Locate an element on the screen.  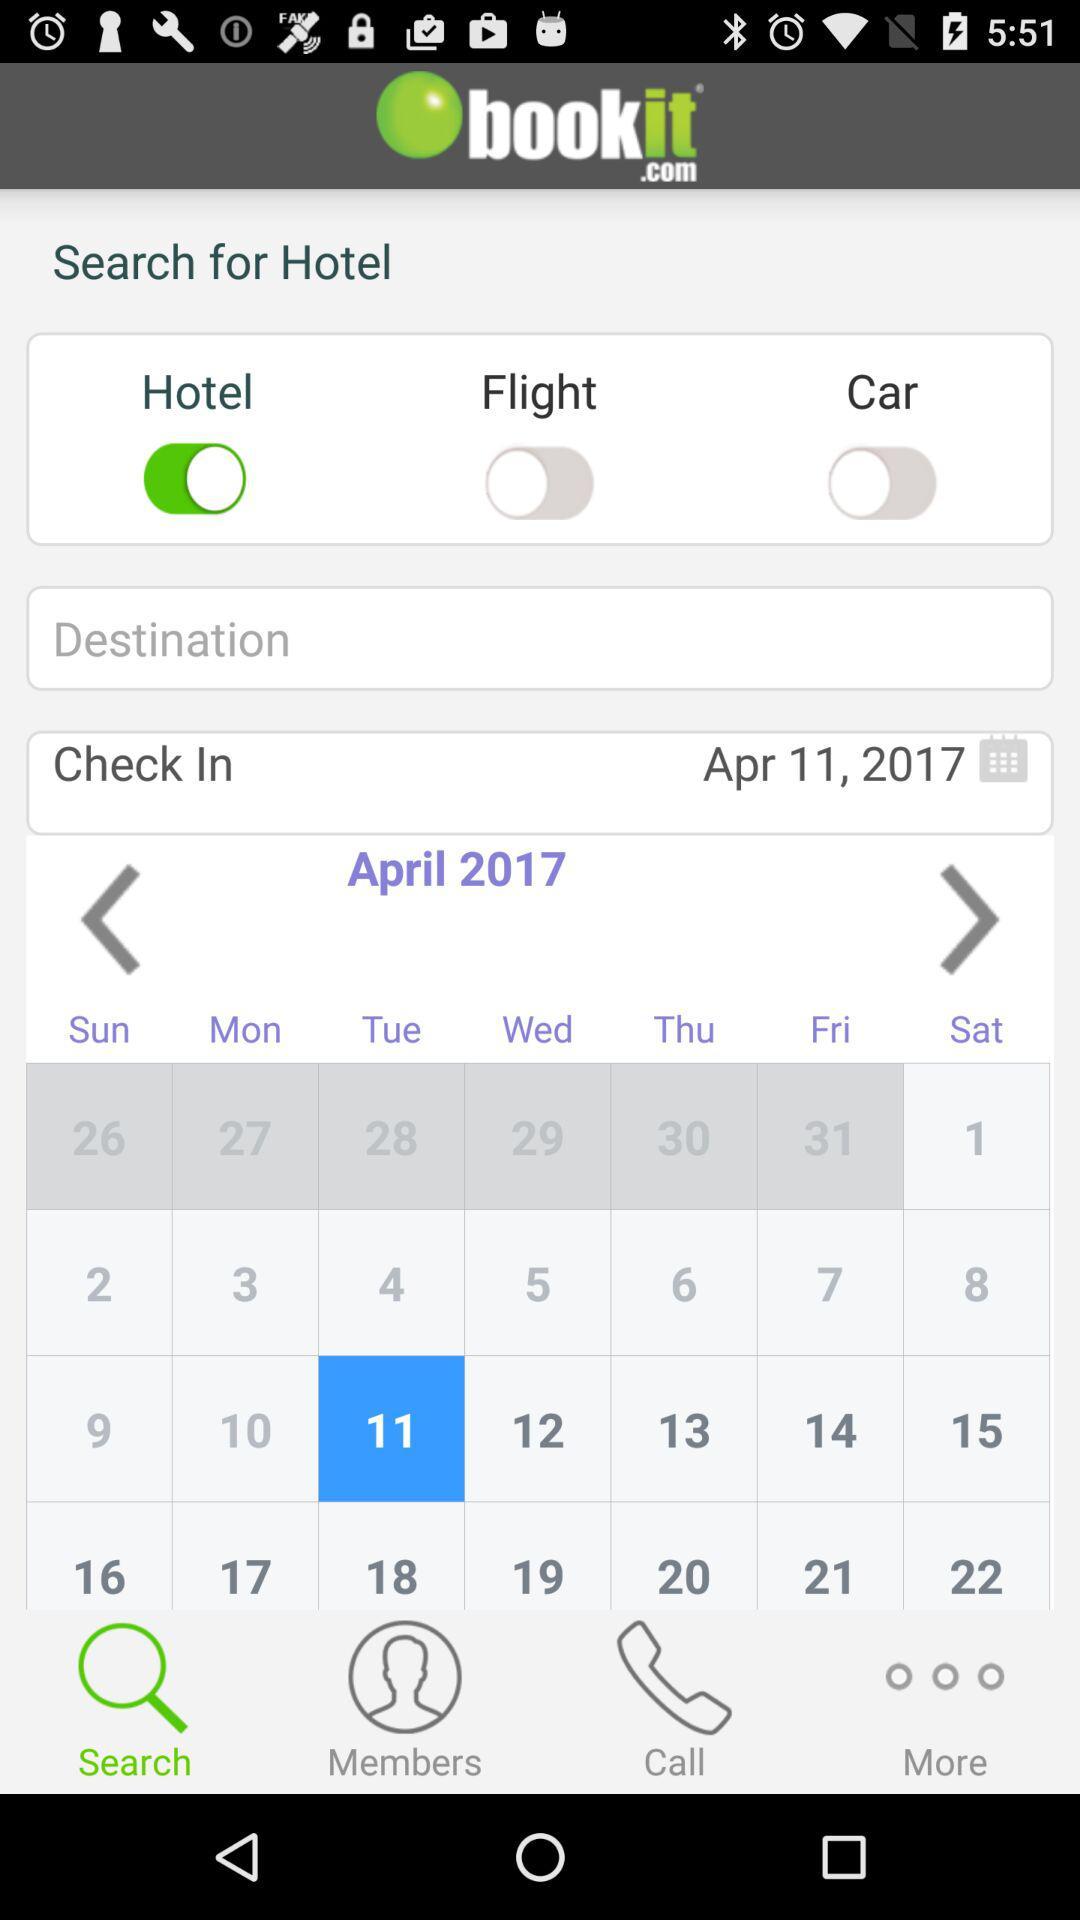
icon below tue item is located at coordinates (537, 1136).